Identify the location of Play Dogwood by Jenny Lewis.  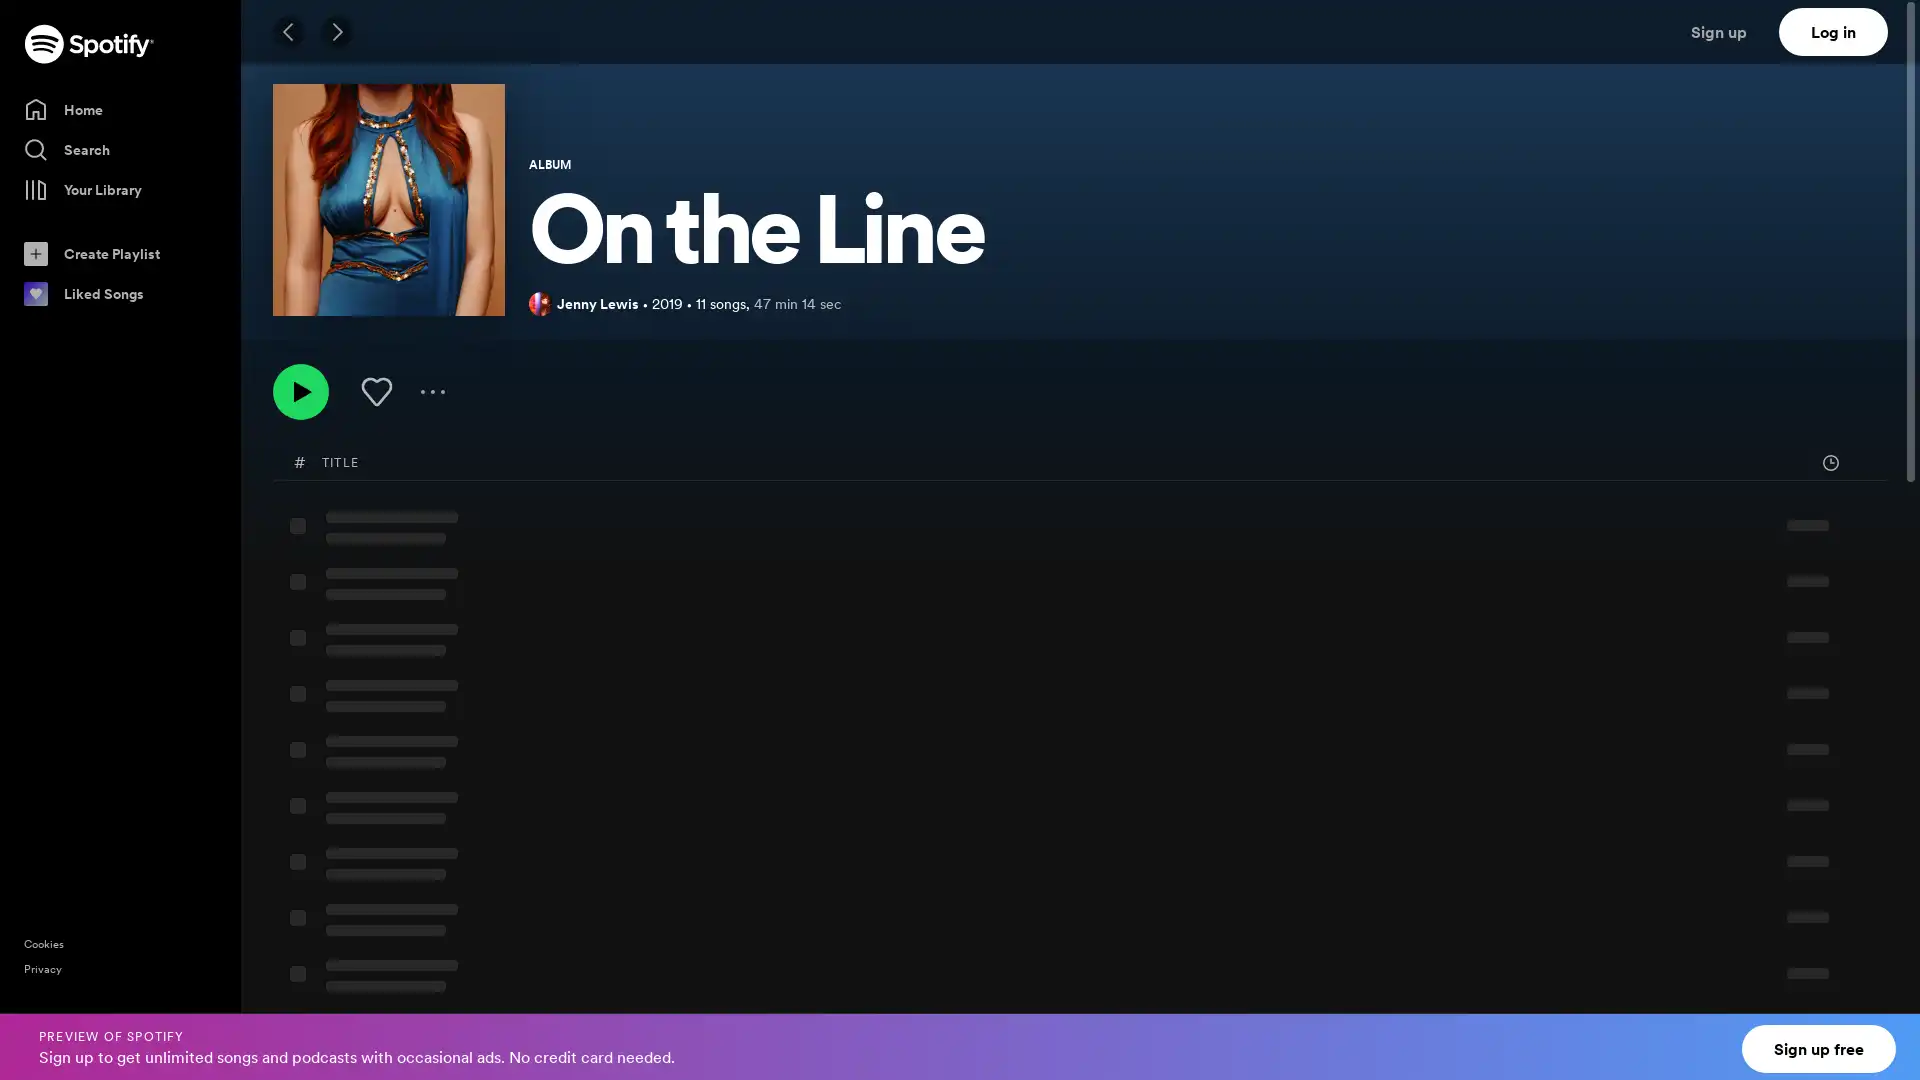
(297, 805).